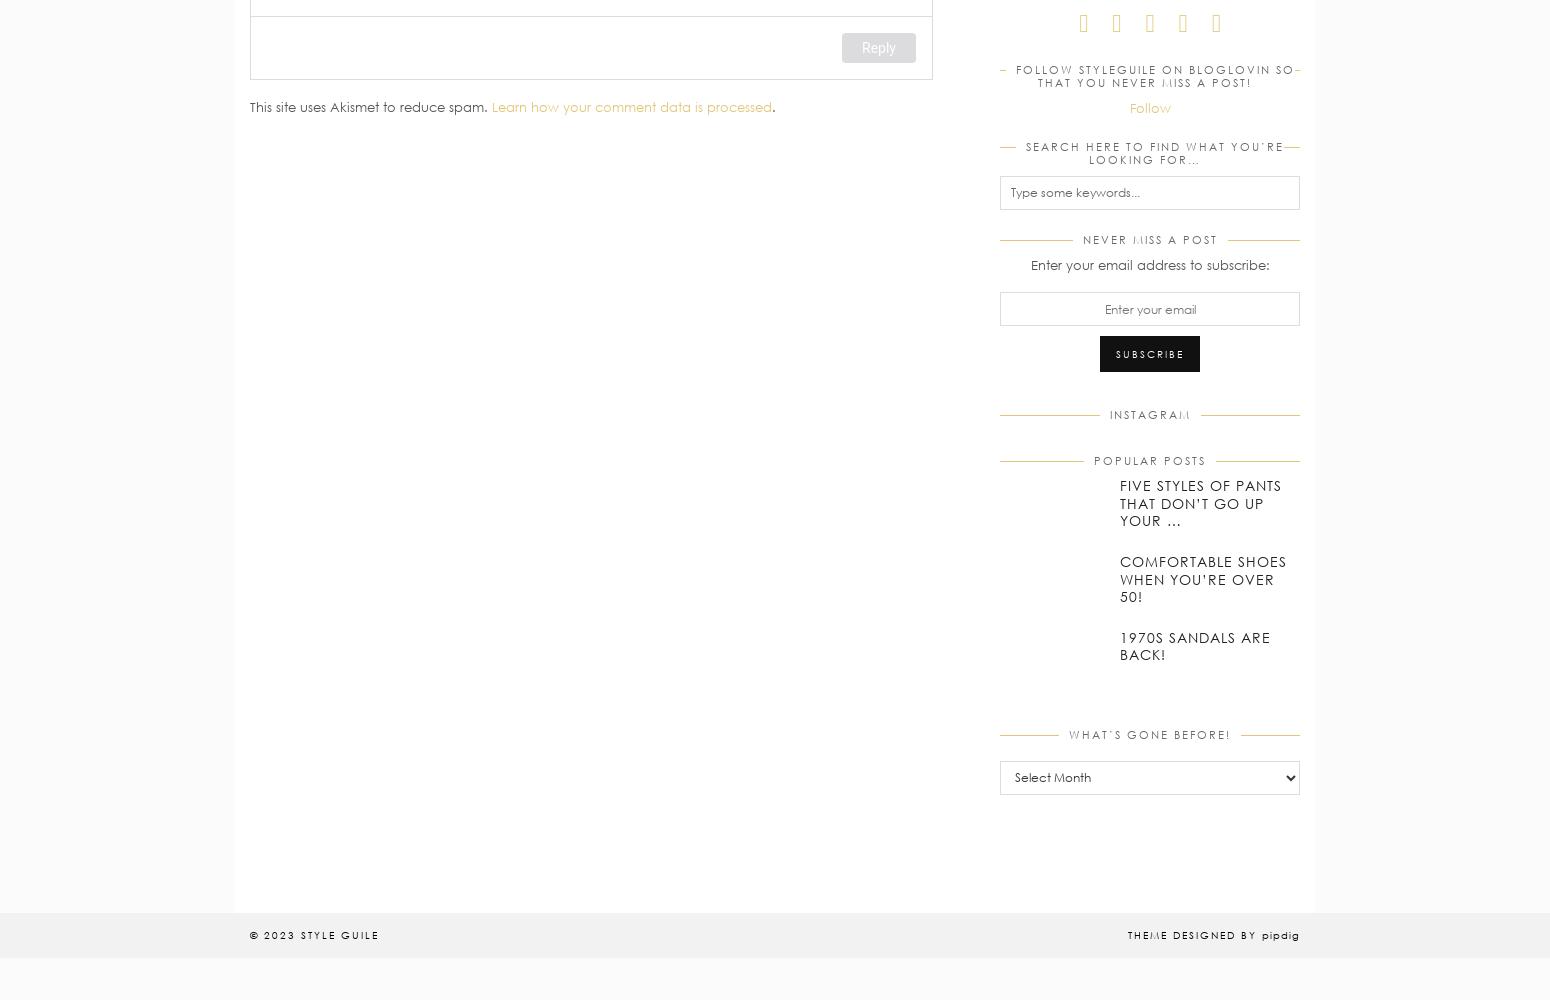 The height and width of the screenshot is (1000, 1550). Describe the element at coordinates (1148, 459) in the screenshot. I see `'Popular Posts'` at that location.